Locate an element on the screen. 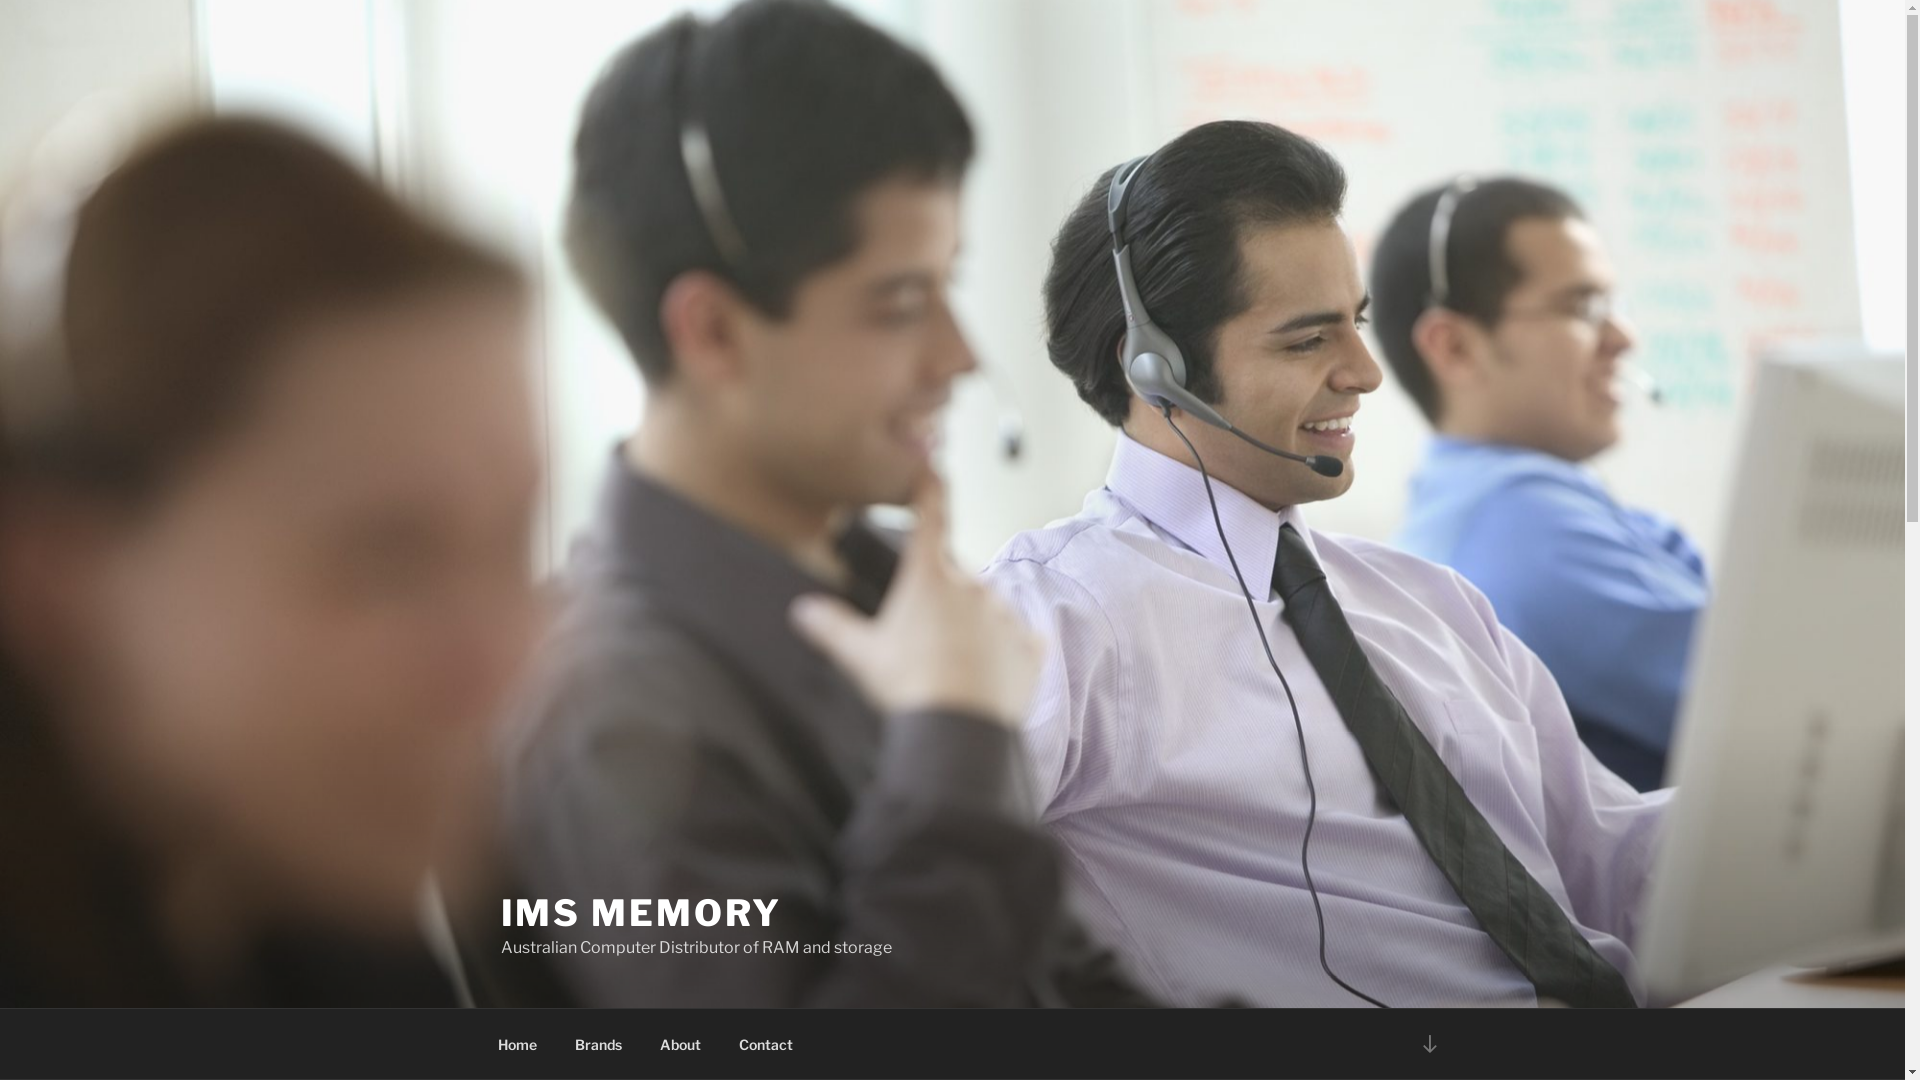 This screenshot has width=1920, height=1080. 'IMS MEMORY' is located at coordinates (641, 913).